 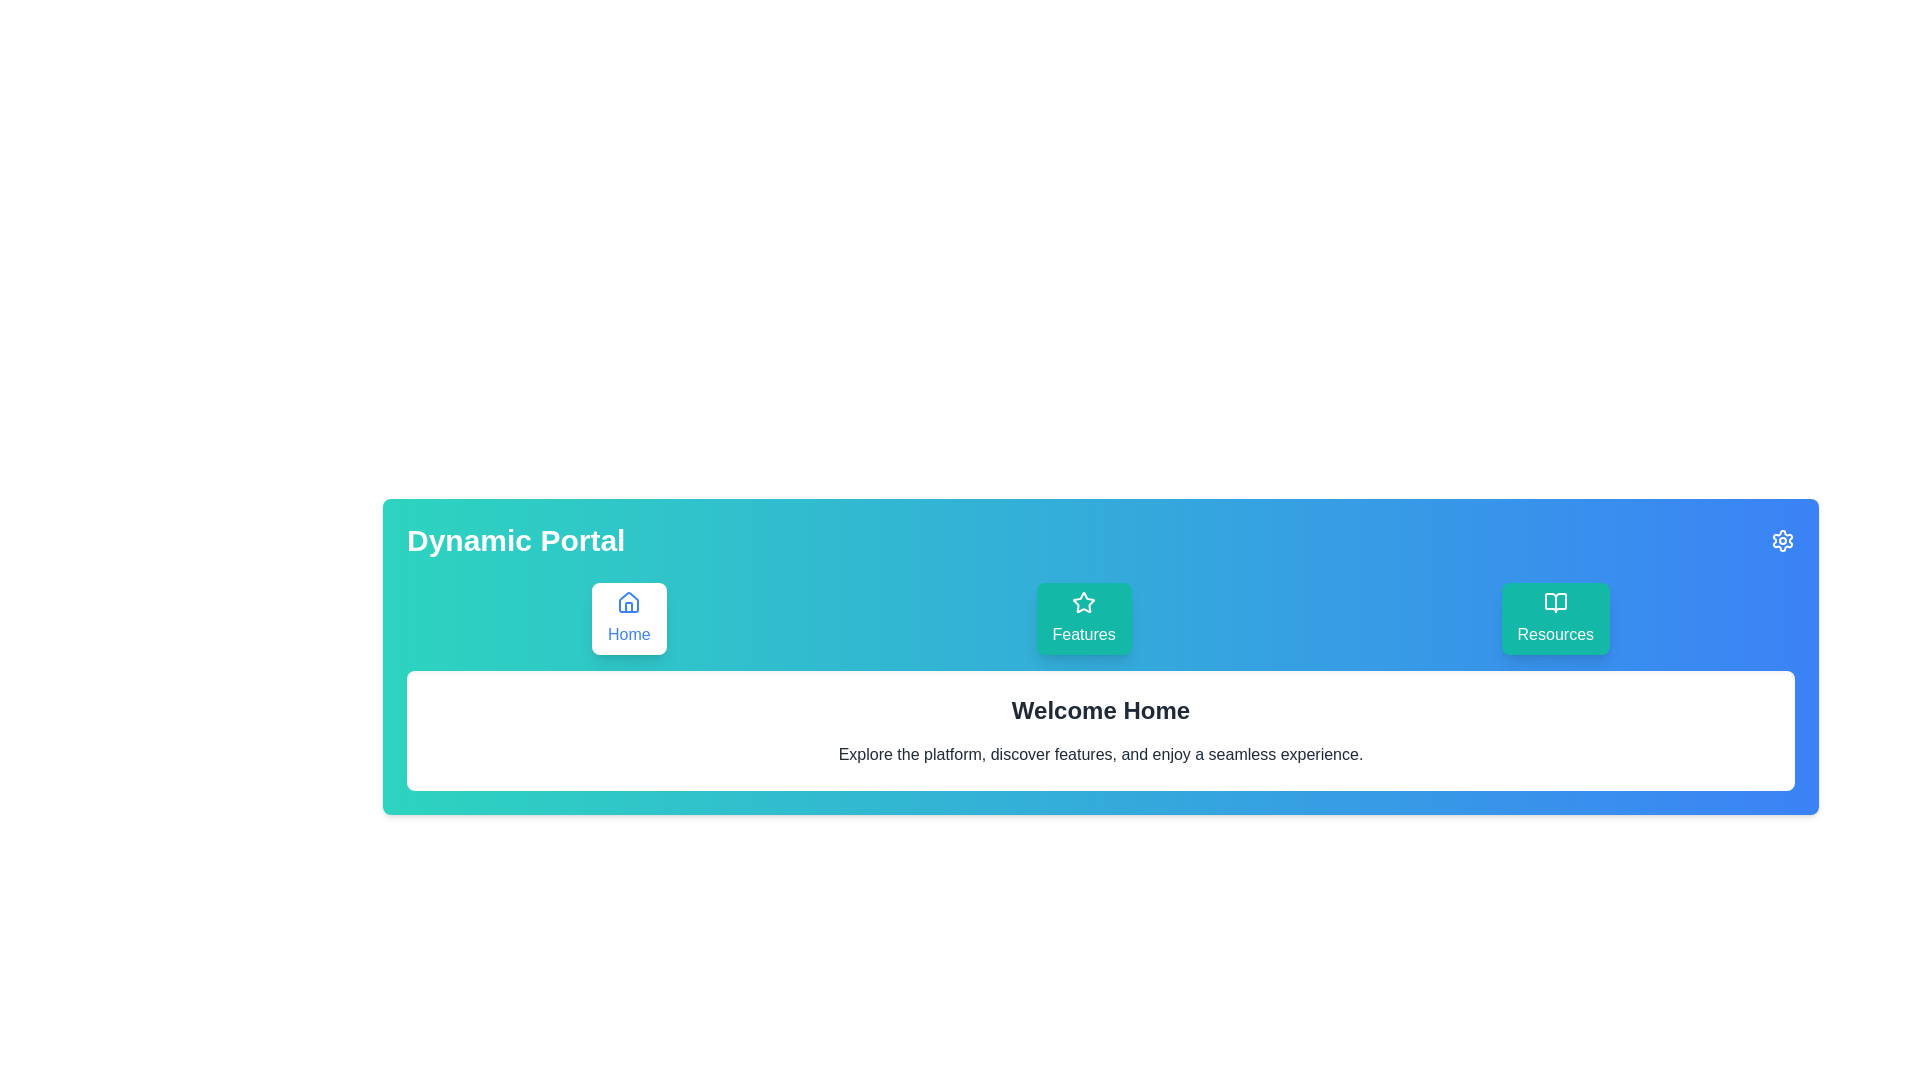 I want to click on the leftmost navigation button in the upper section of the page, so click(x=628, y=617).